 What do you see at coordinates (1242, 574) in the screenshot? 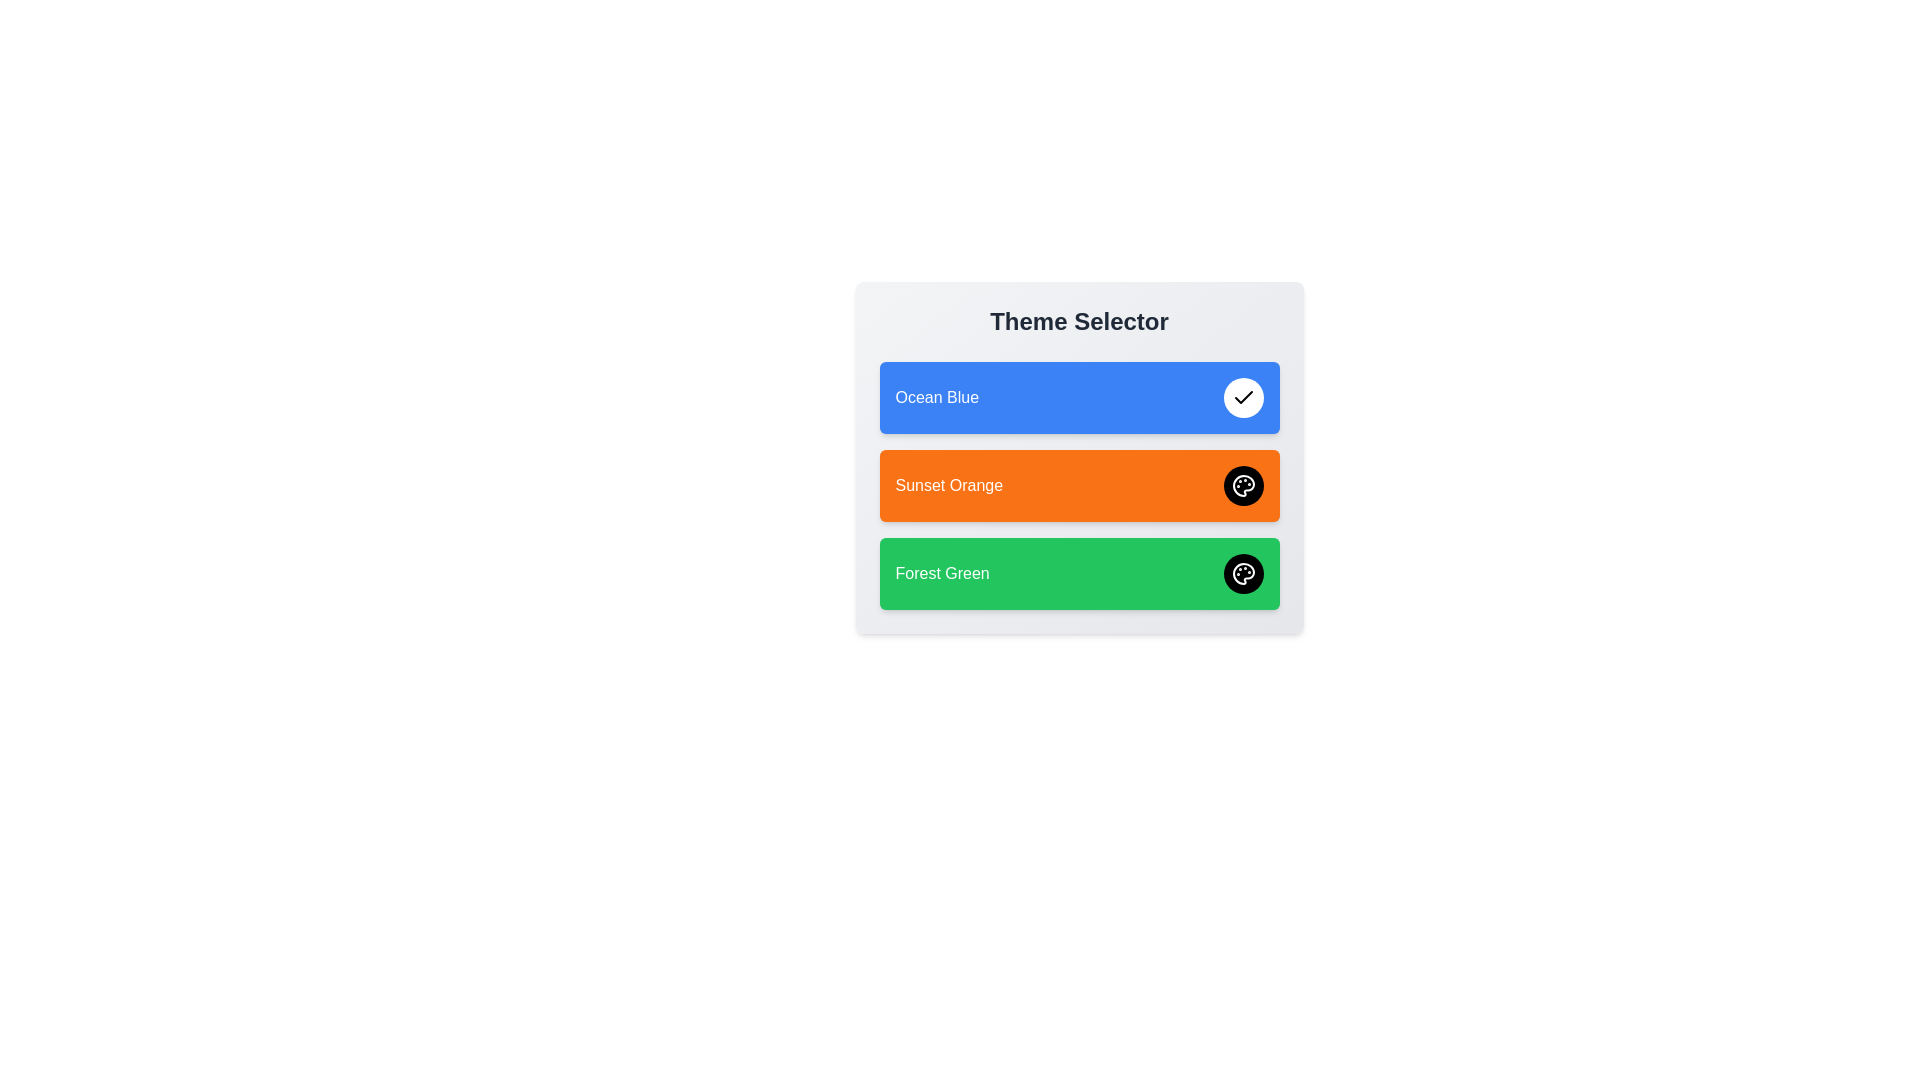
I see `the theme Forest Green by clicking its corresponding button` at bounding box center [1242, 574].